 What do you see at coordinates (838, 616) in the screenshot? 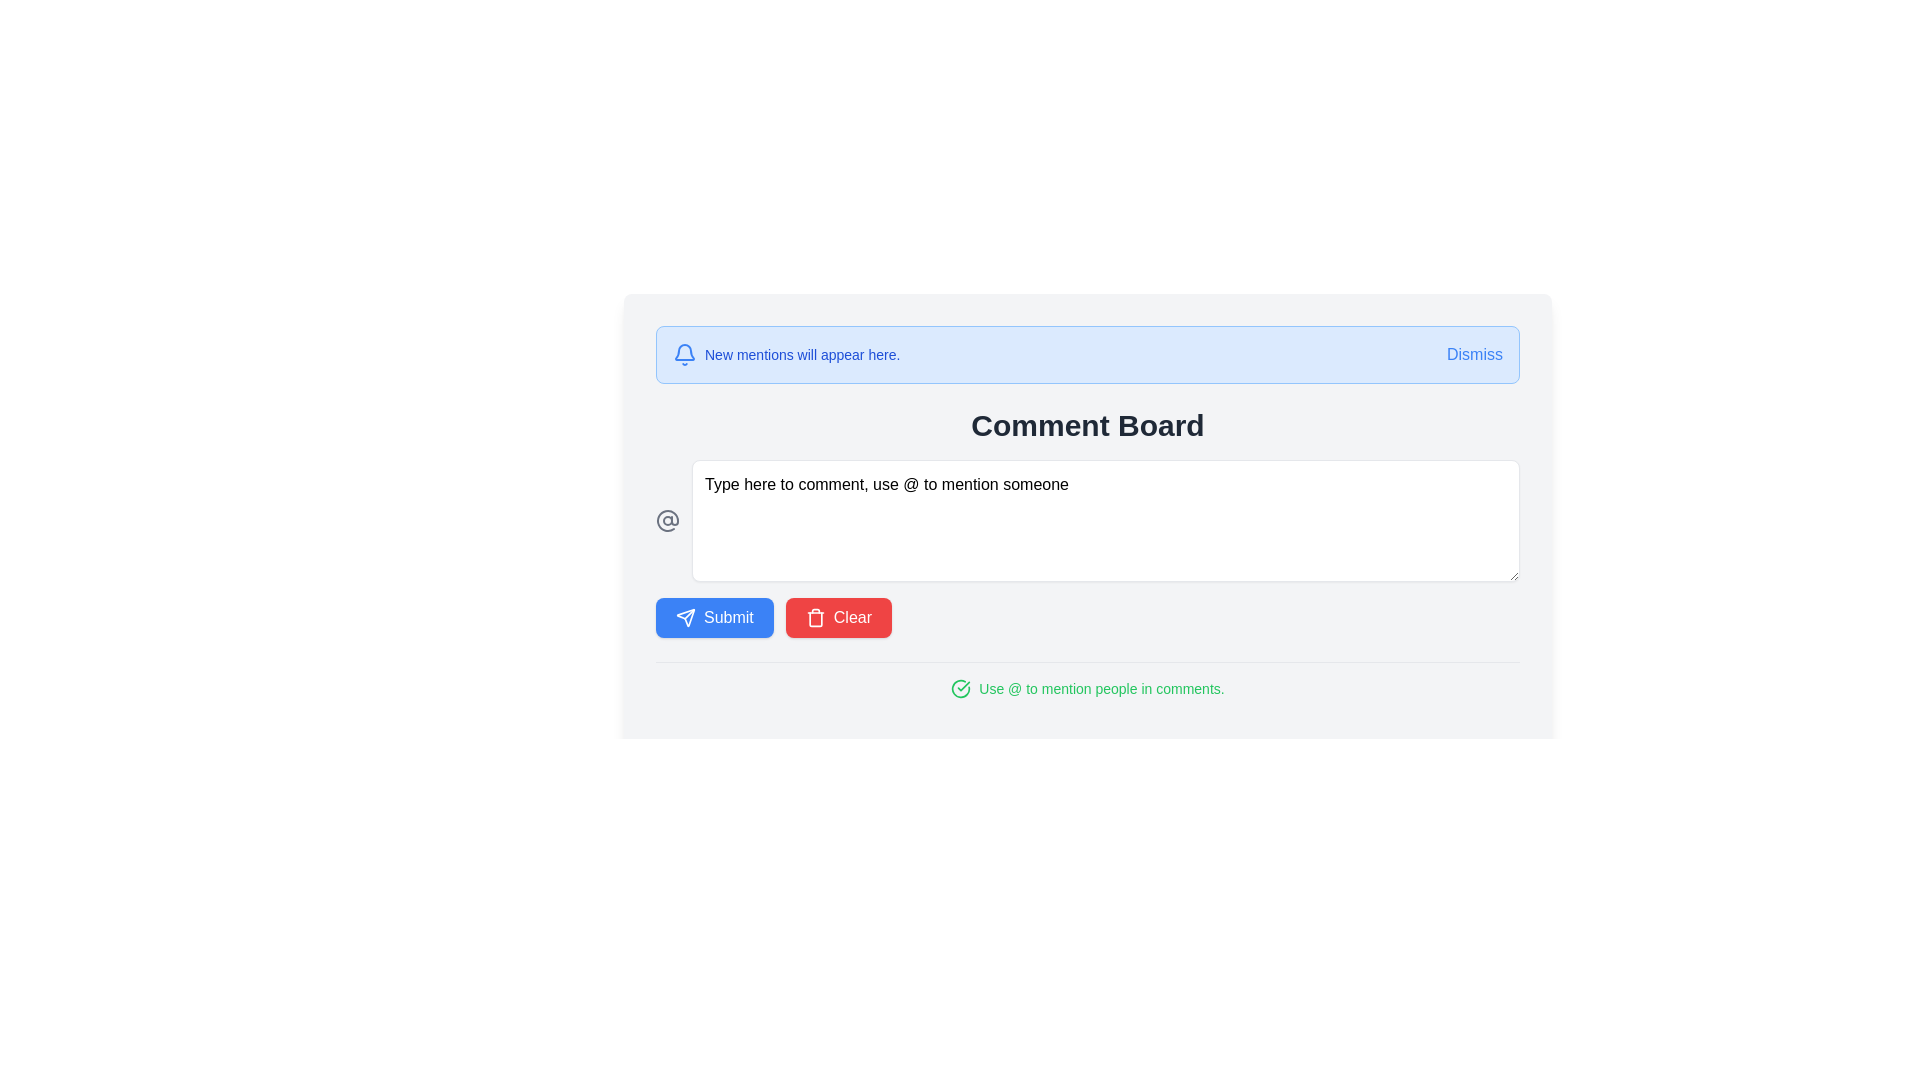
I see `the red 'Clear' button with a white trashcan icon` at bounding box center [838, 616].